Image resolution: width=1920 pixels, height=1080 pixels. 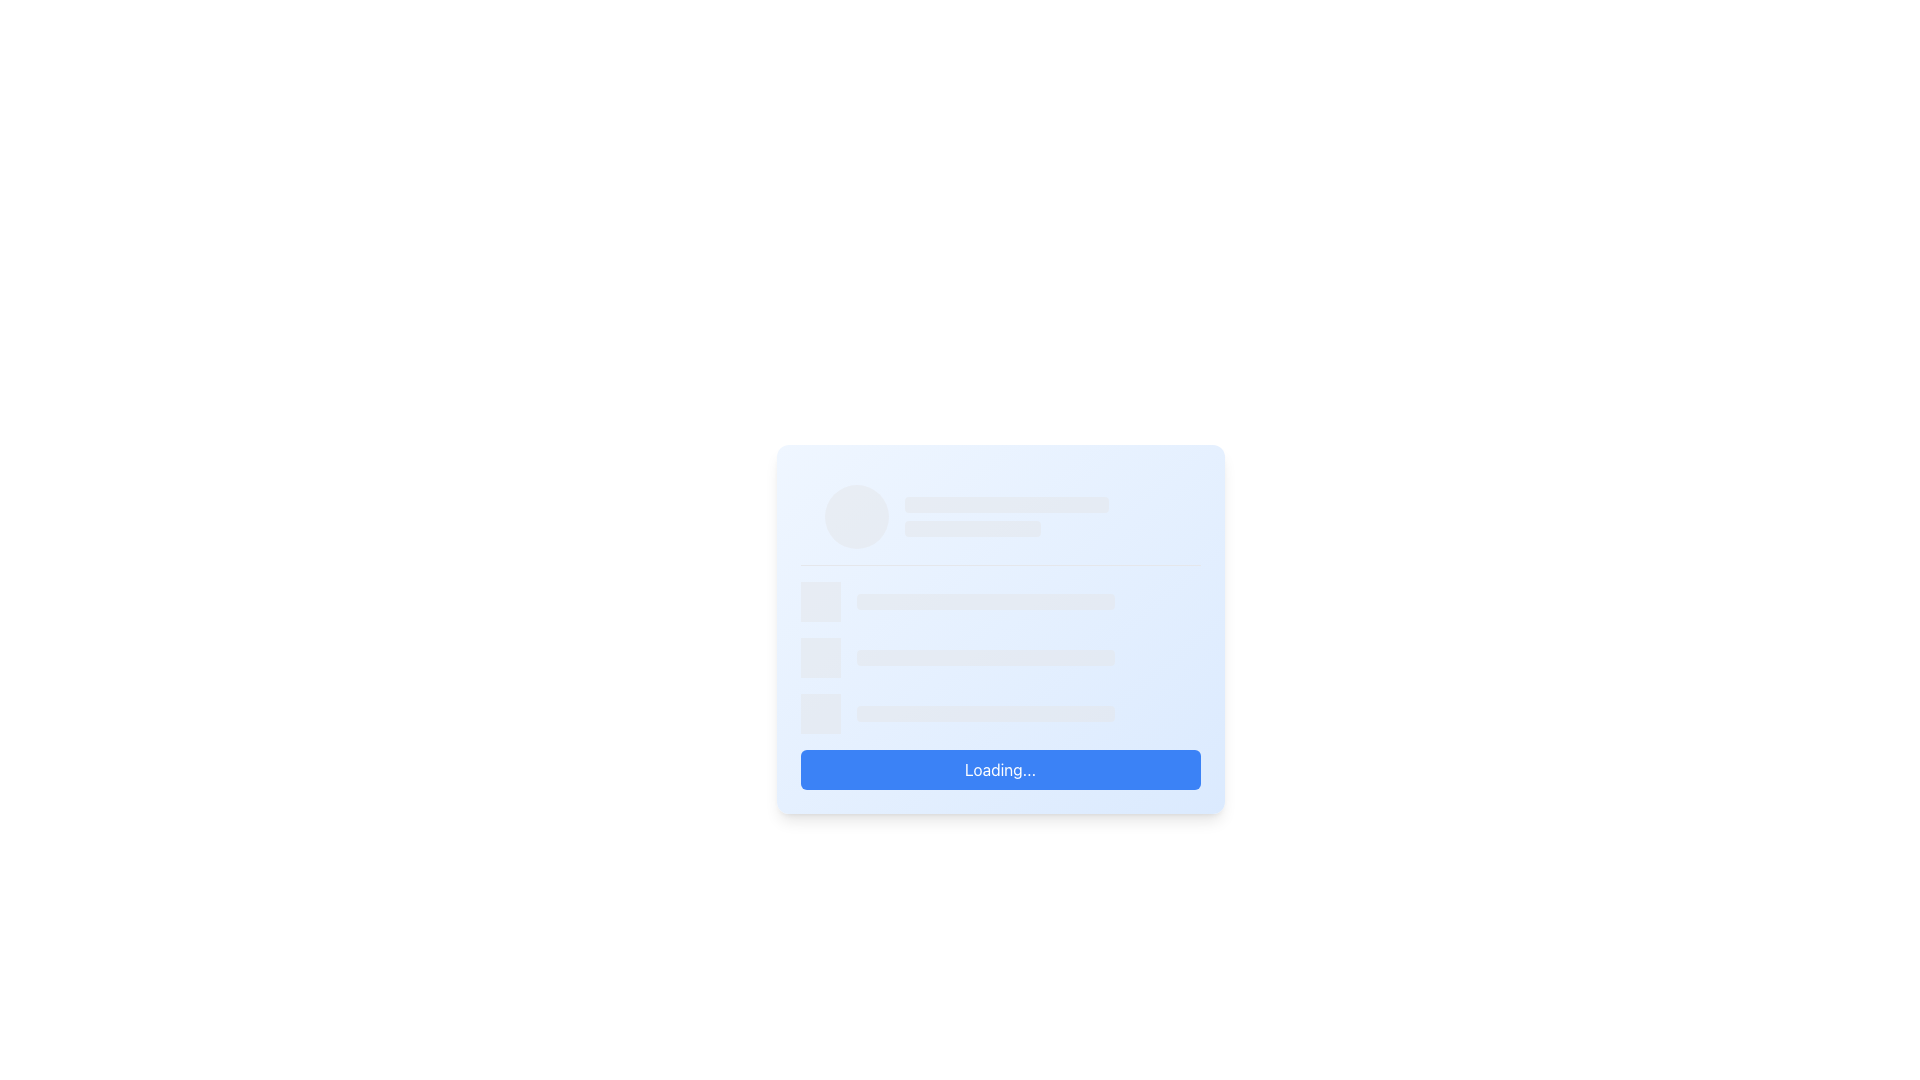 What do you see at coordinates (1000, 712) in the screenshot?
I see `the loading animation by focusing on the Placeholder Loading Bar positioned above the blue 'Loading...' button in the third slot of the vertical layout` at bounding box center [1000, 712].